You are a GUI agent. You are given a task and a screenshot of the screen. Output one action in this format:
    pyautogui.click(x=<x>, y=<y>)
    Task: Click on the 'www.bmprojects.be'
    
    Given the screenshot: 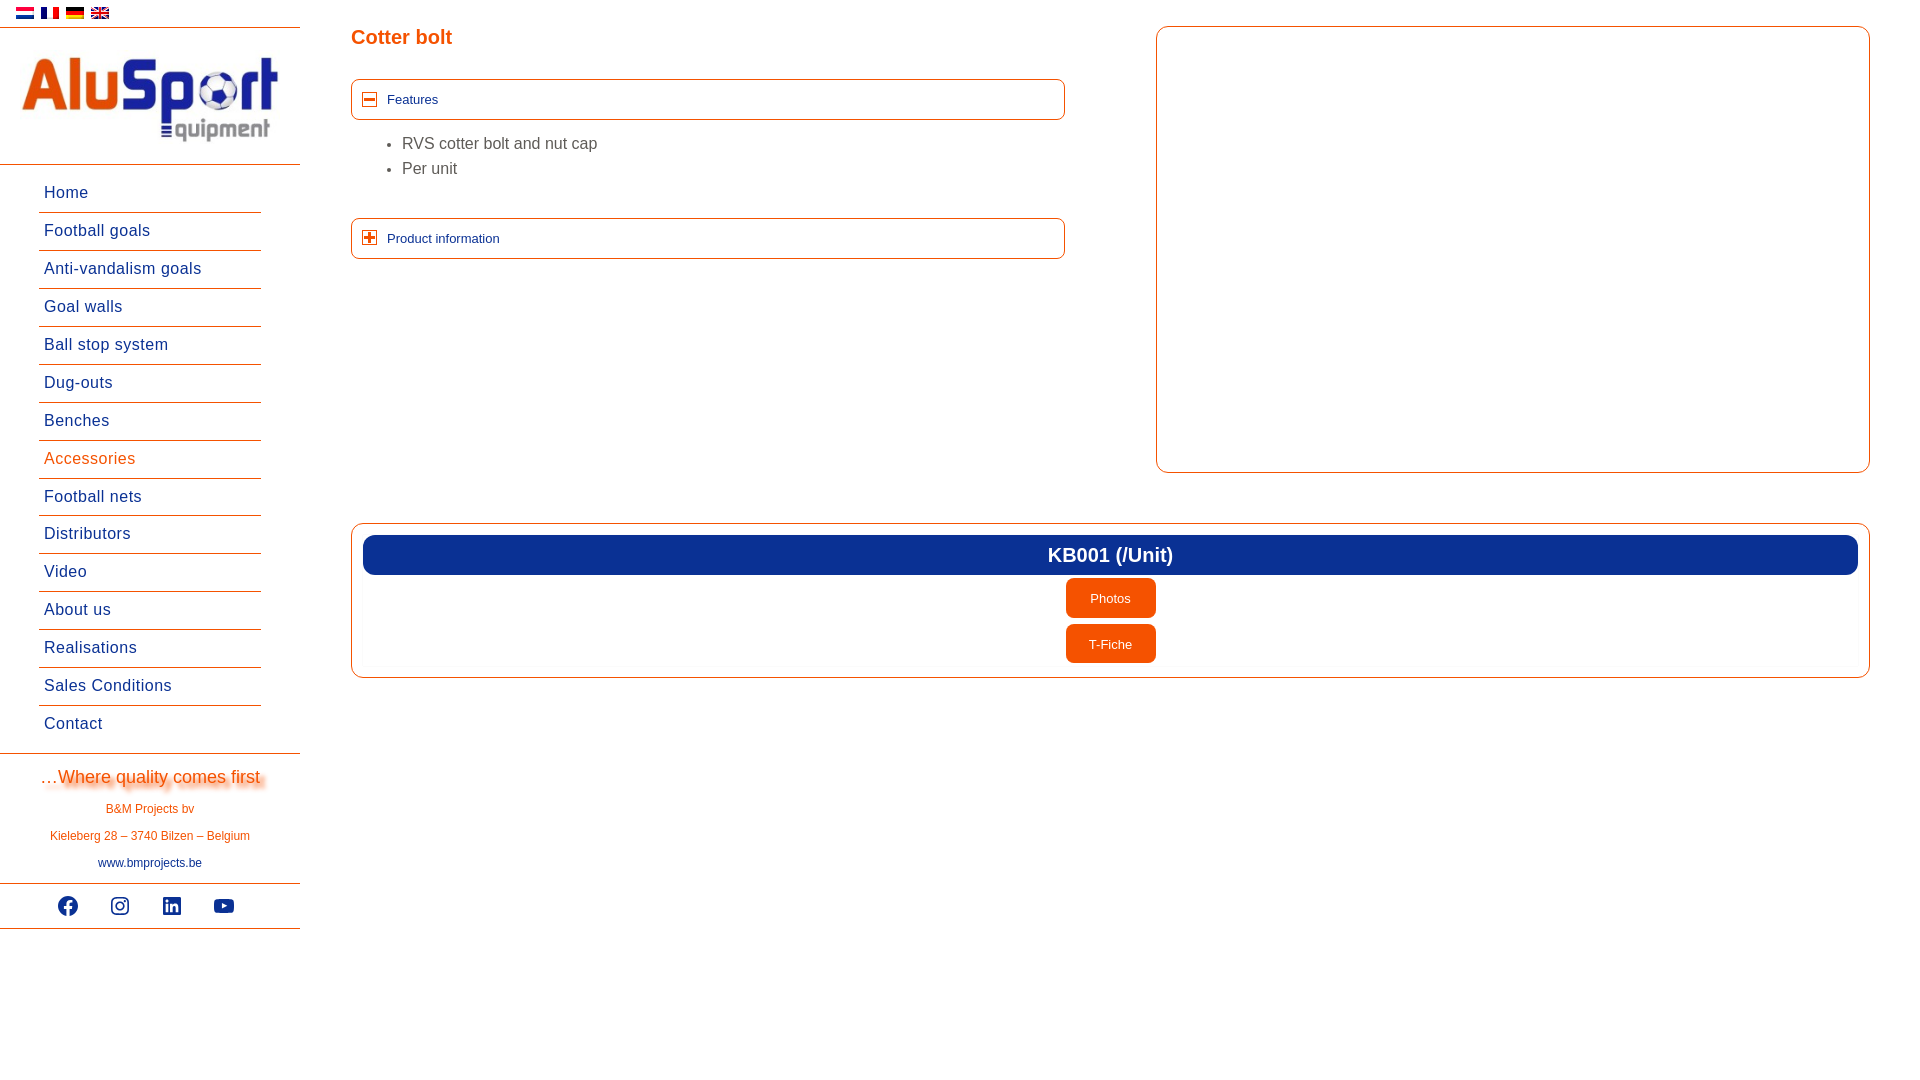 What is the action you would take?
    pyautogui.click(x=148, y=862)
    